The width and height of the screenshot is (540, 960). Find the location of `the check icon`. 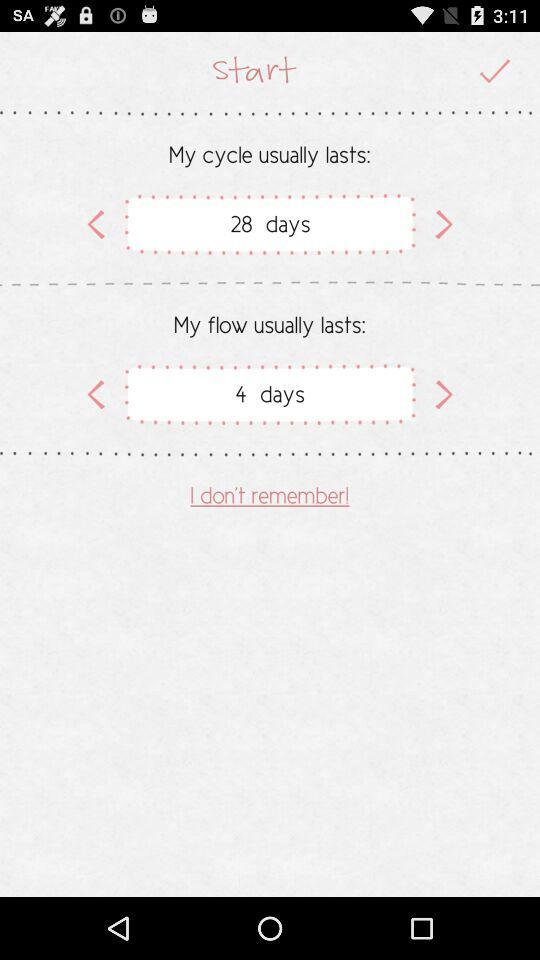

the check icon is located at coordinates (494, 75).